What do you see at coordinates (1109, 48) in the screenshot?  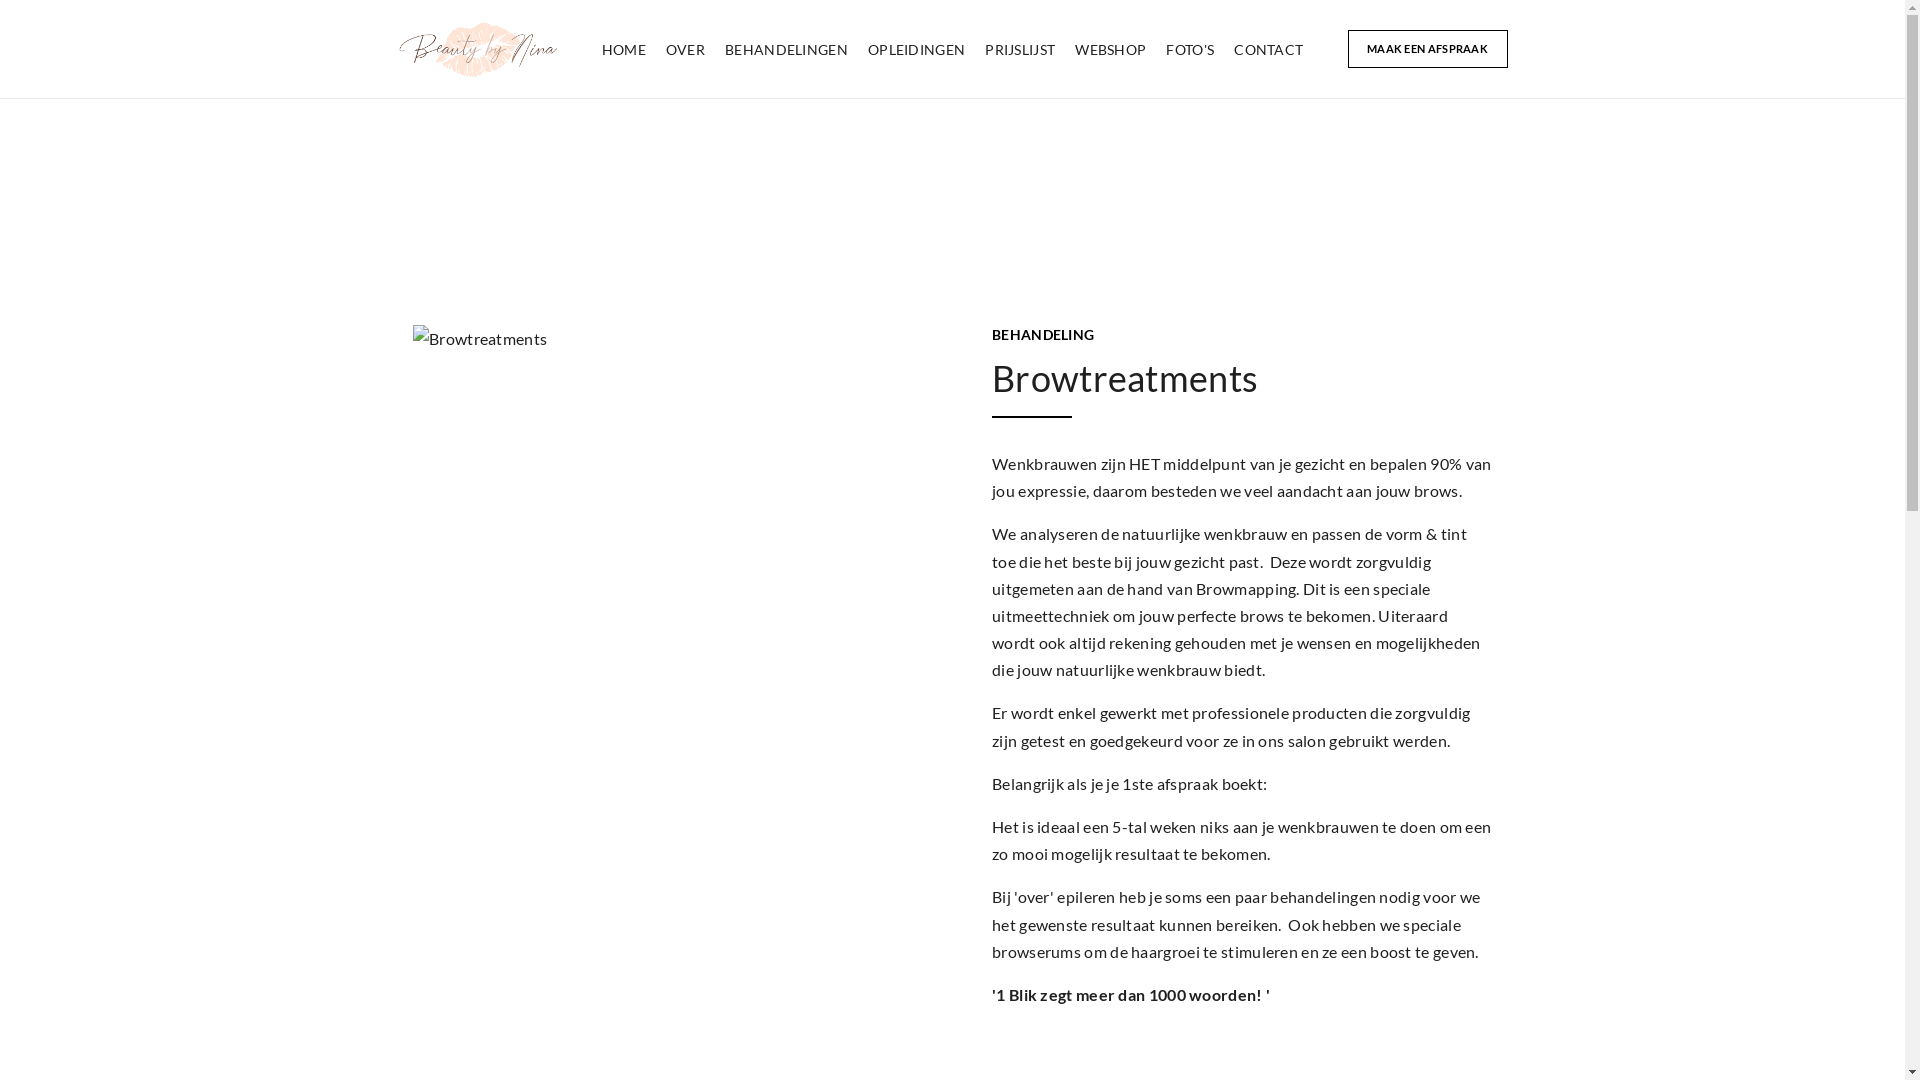 I see `'WEBSHOP'` at bounding box center [1109, 48].